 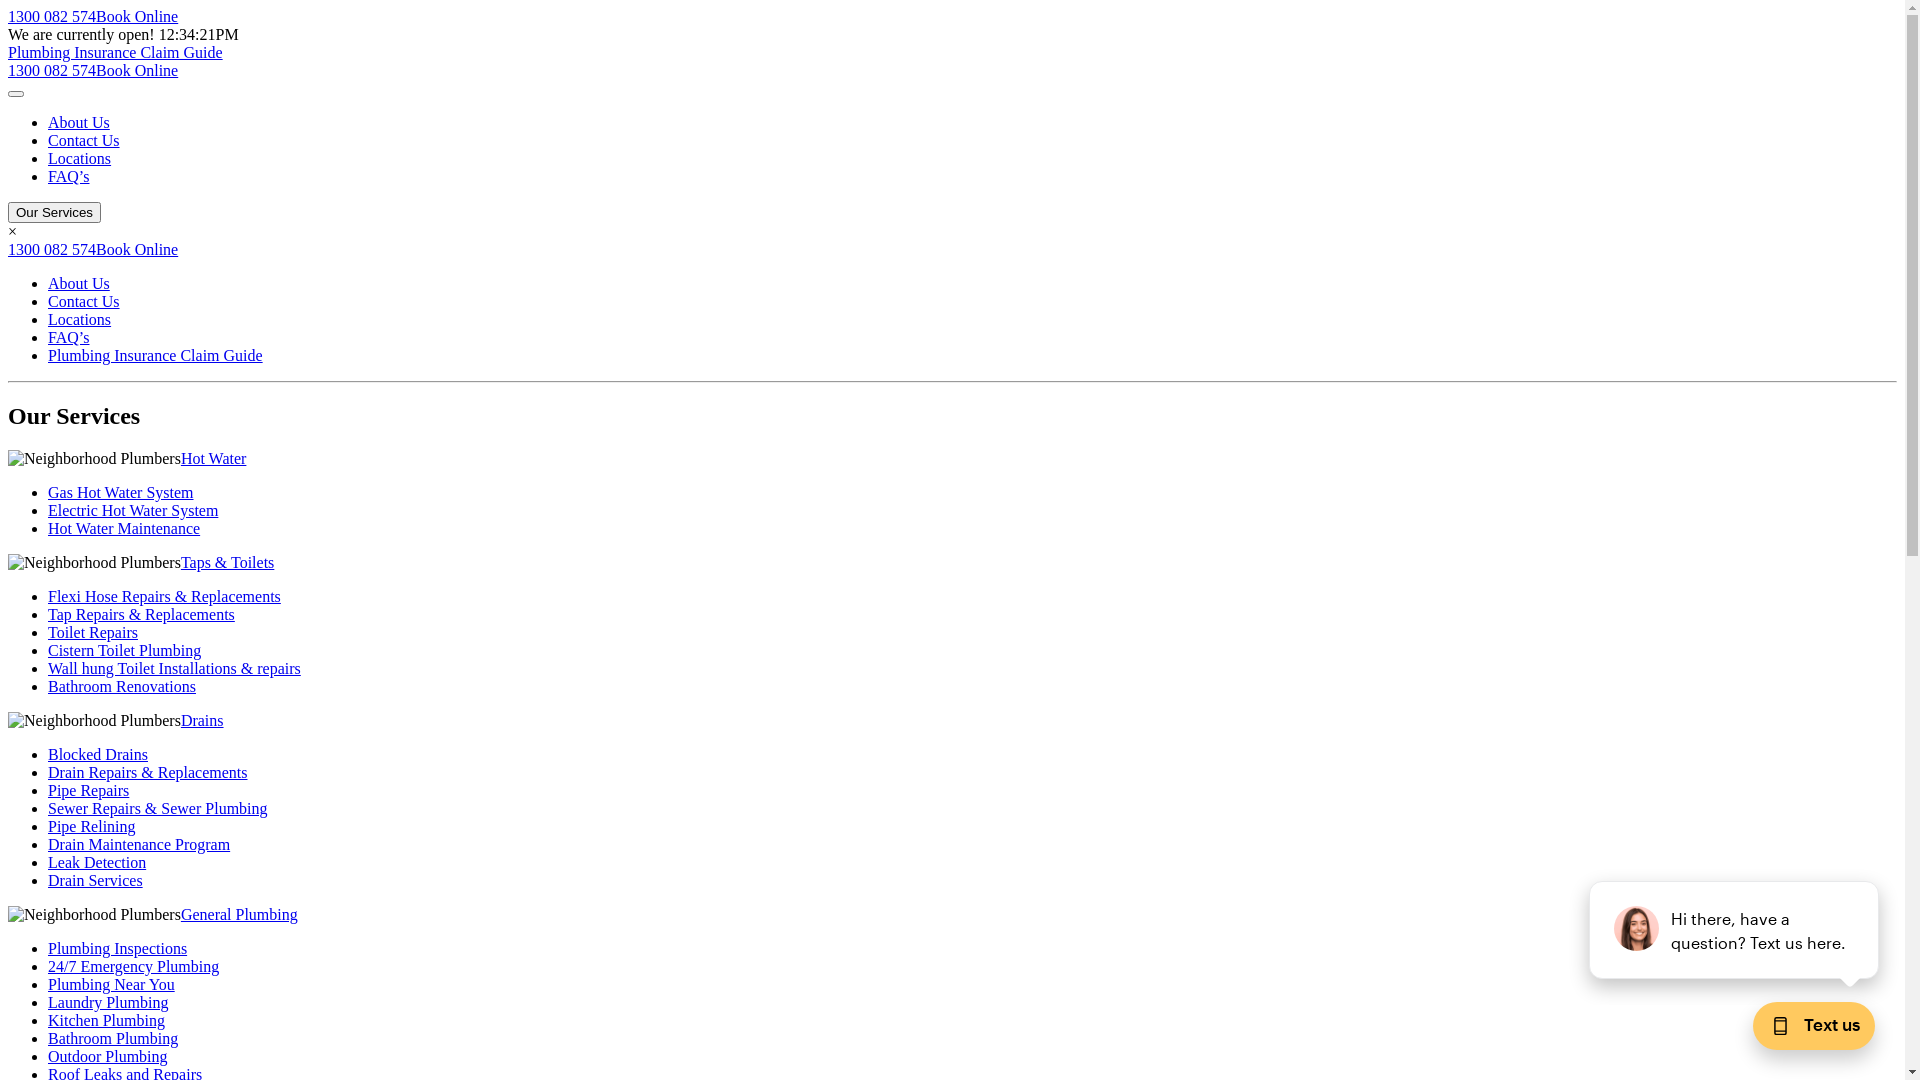 What do you see at coordinates (48, 632) in the screenshot?
I see `'Toilet Repairs'` at bounding box center [48, 632].